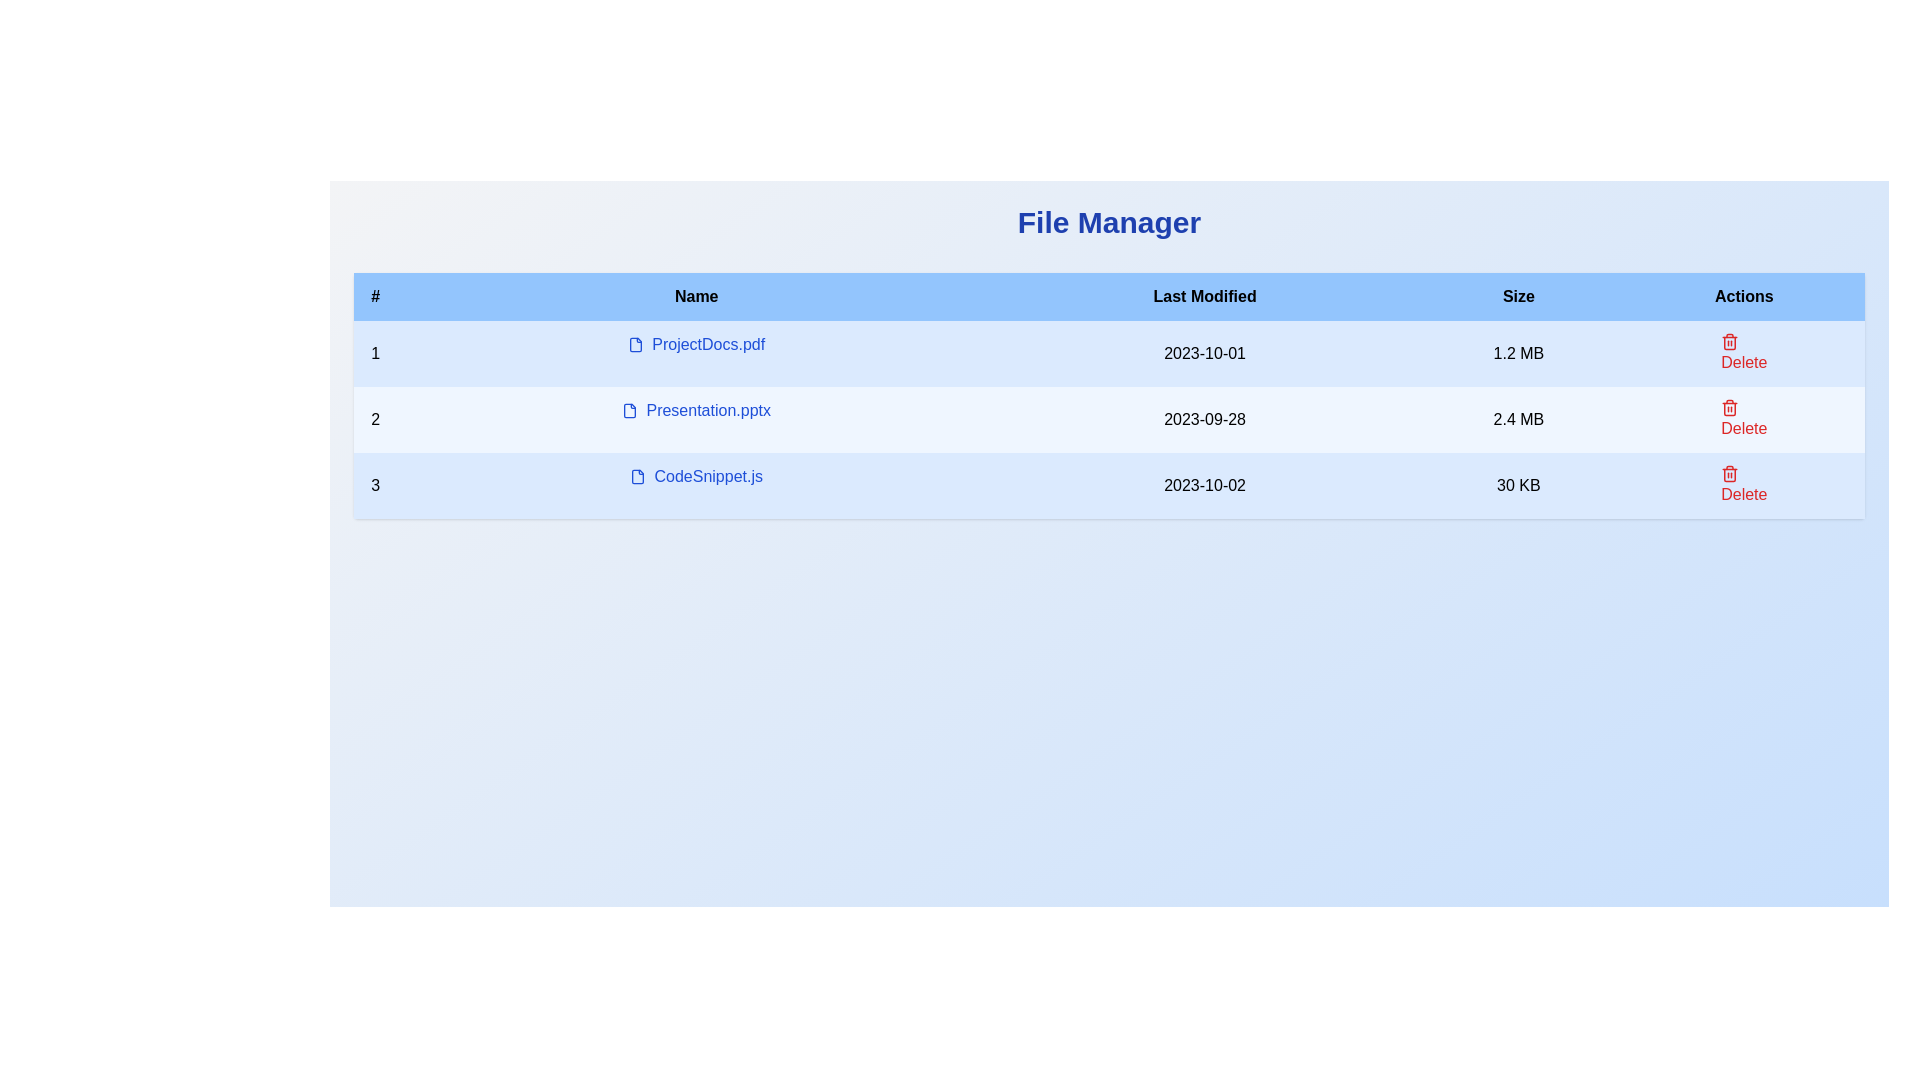 The image size is (1920, 1080). What do you see at coordinates (696, 410) in the screenshot?
I see `the text 'Presentation.pptx'` at bounding box center [696, 410].